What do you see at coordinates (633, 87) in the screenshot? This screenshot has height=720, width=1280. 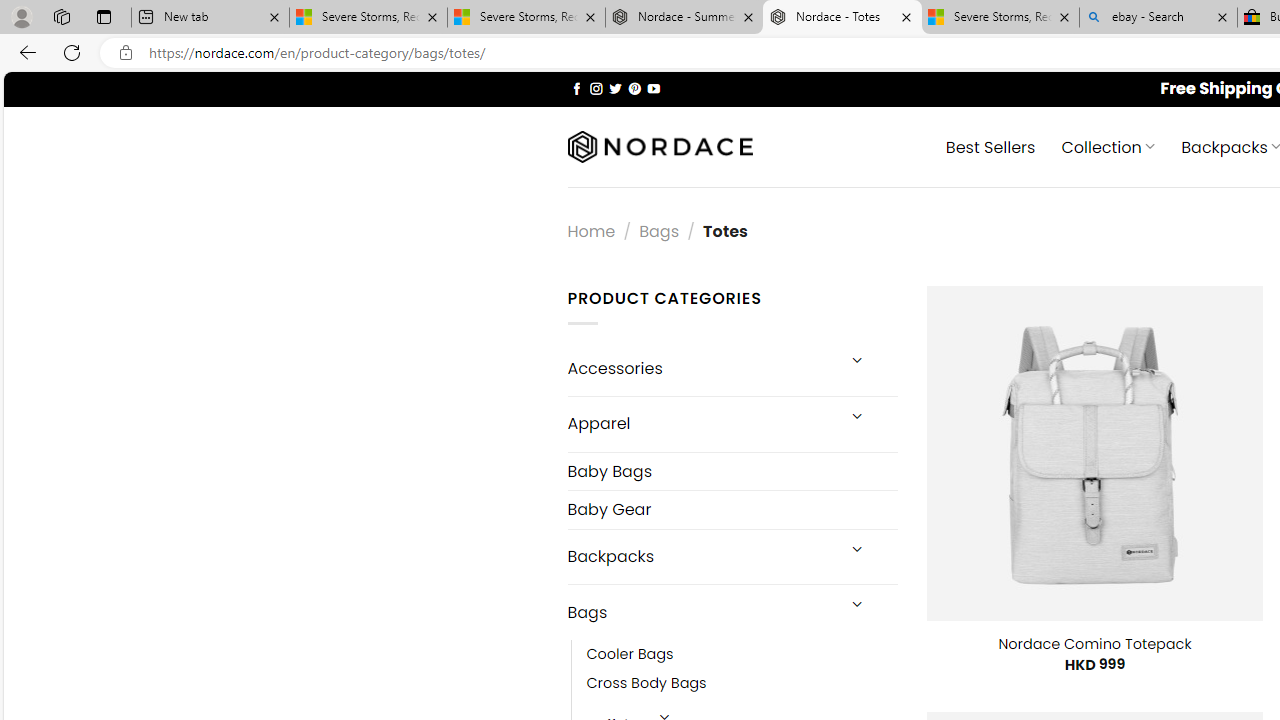 I see `'Follow on Pinterest'` at bounding box center [633, 87].